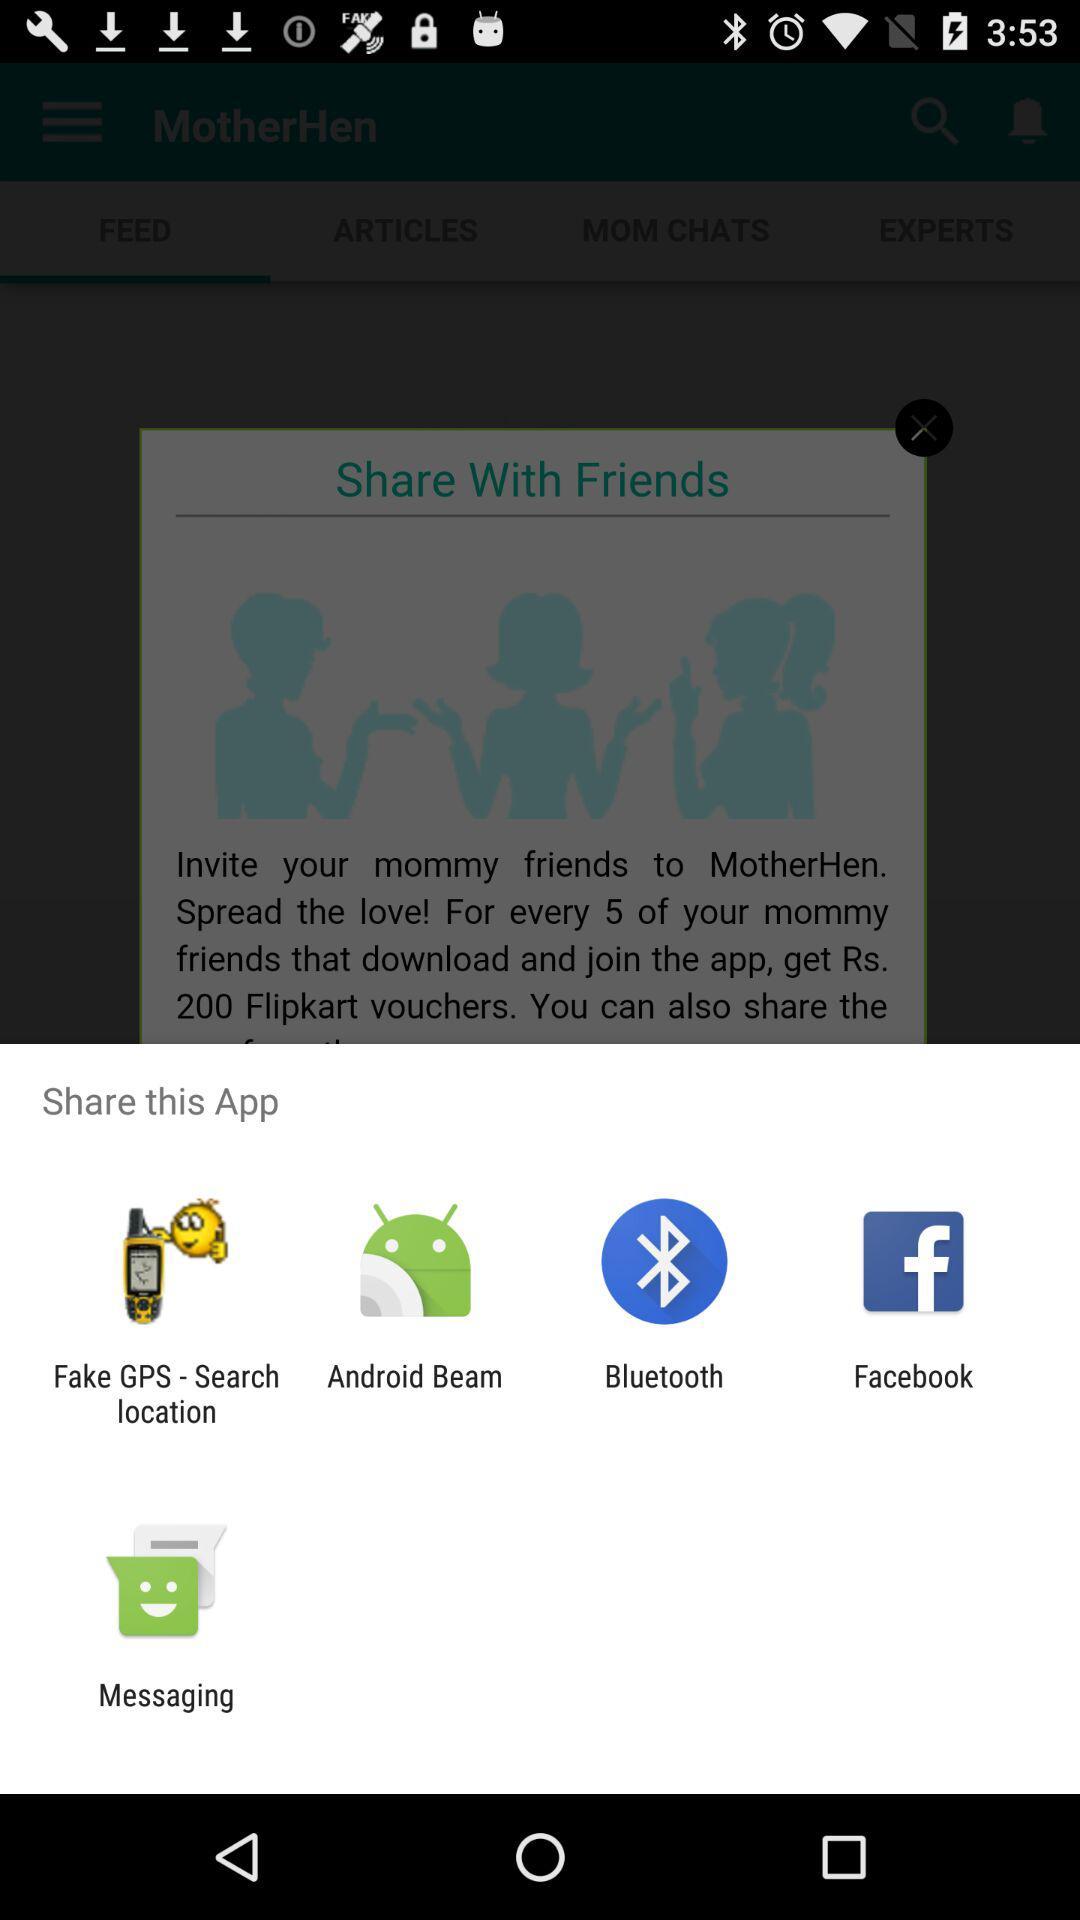 The image size is (1080, 1920). What do you see at coordinates (414, 1392) in the screenshot?
I see `the android beam item` at bounding box center [414, 1392].